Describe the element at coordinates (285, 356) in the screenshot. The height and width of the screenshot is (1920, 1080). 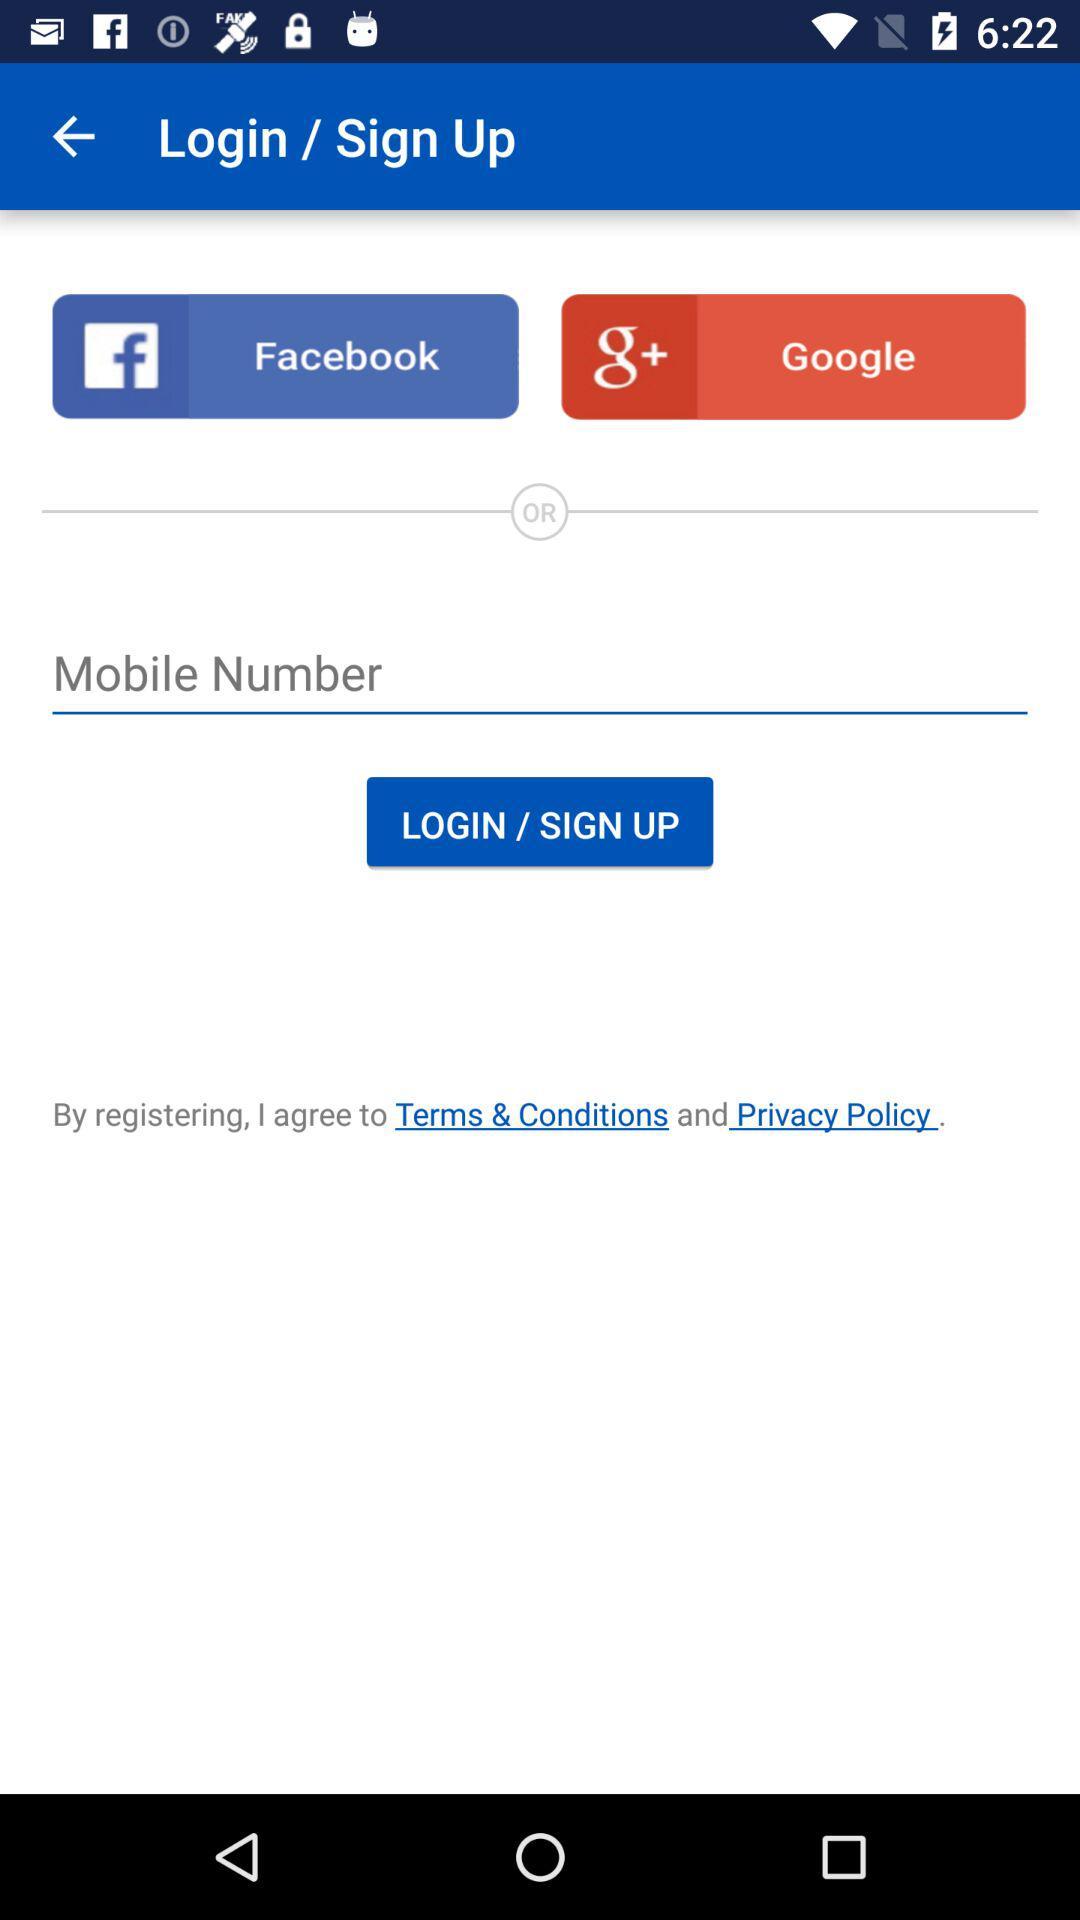
I see `log in using facebook account` at that location.